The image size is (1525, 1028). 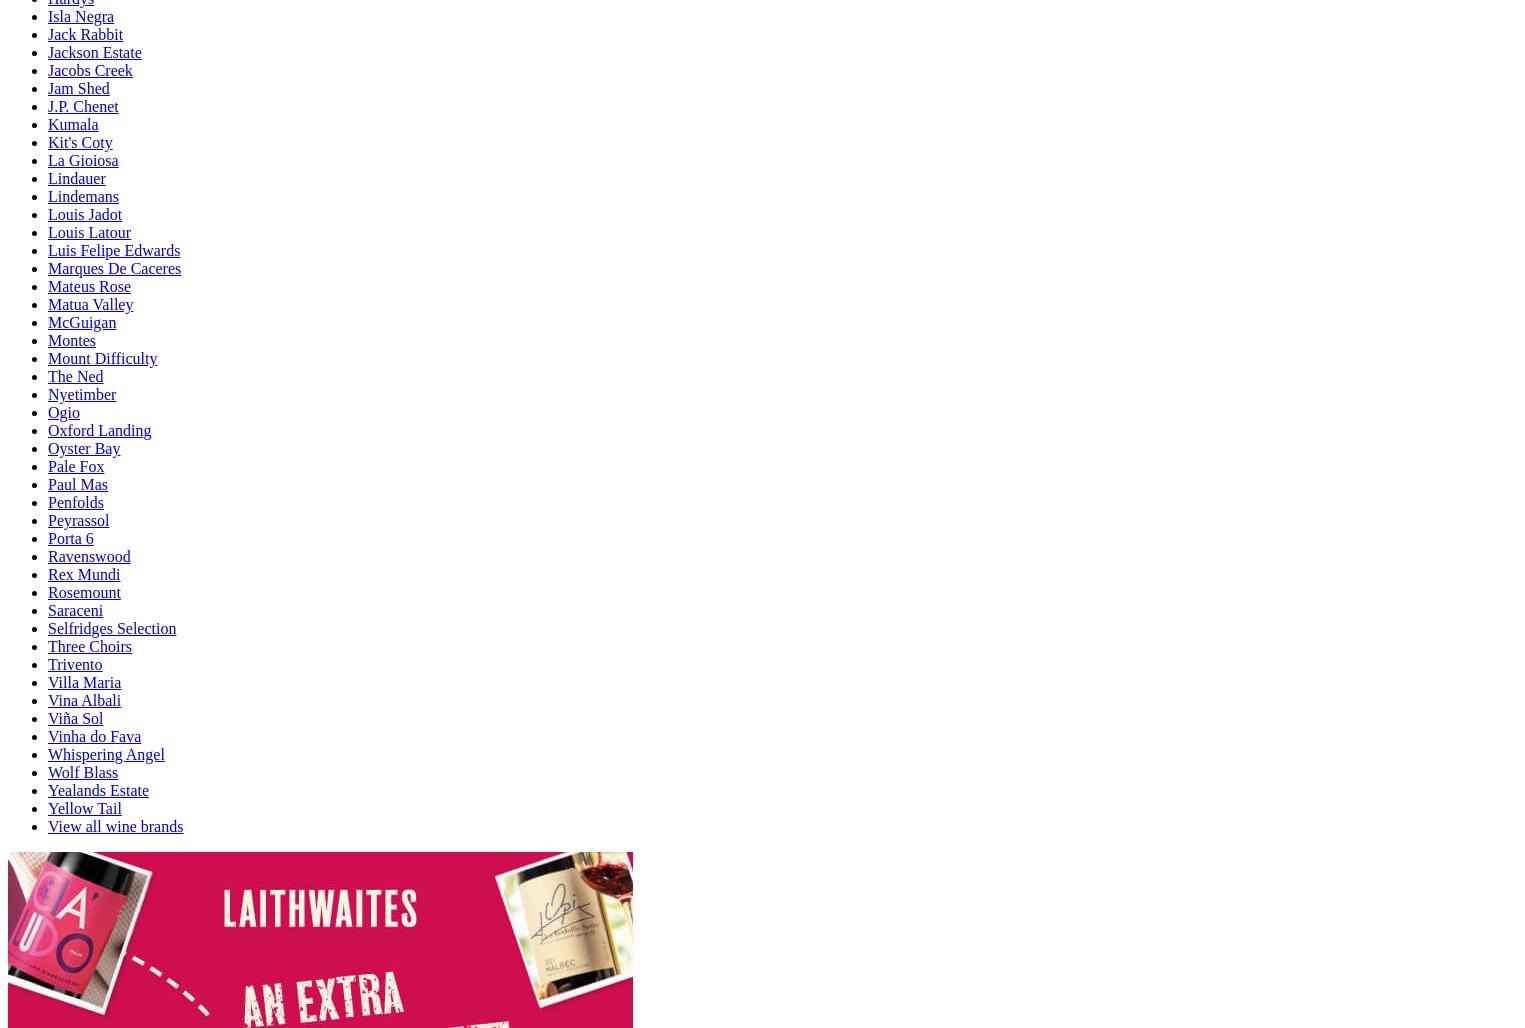 What do you see at coordinates (89, 230) in the screenshot?
I see `'Louis Latour'` at bounding box center [89, 230].